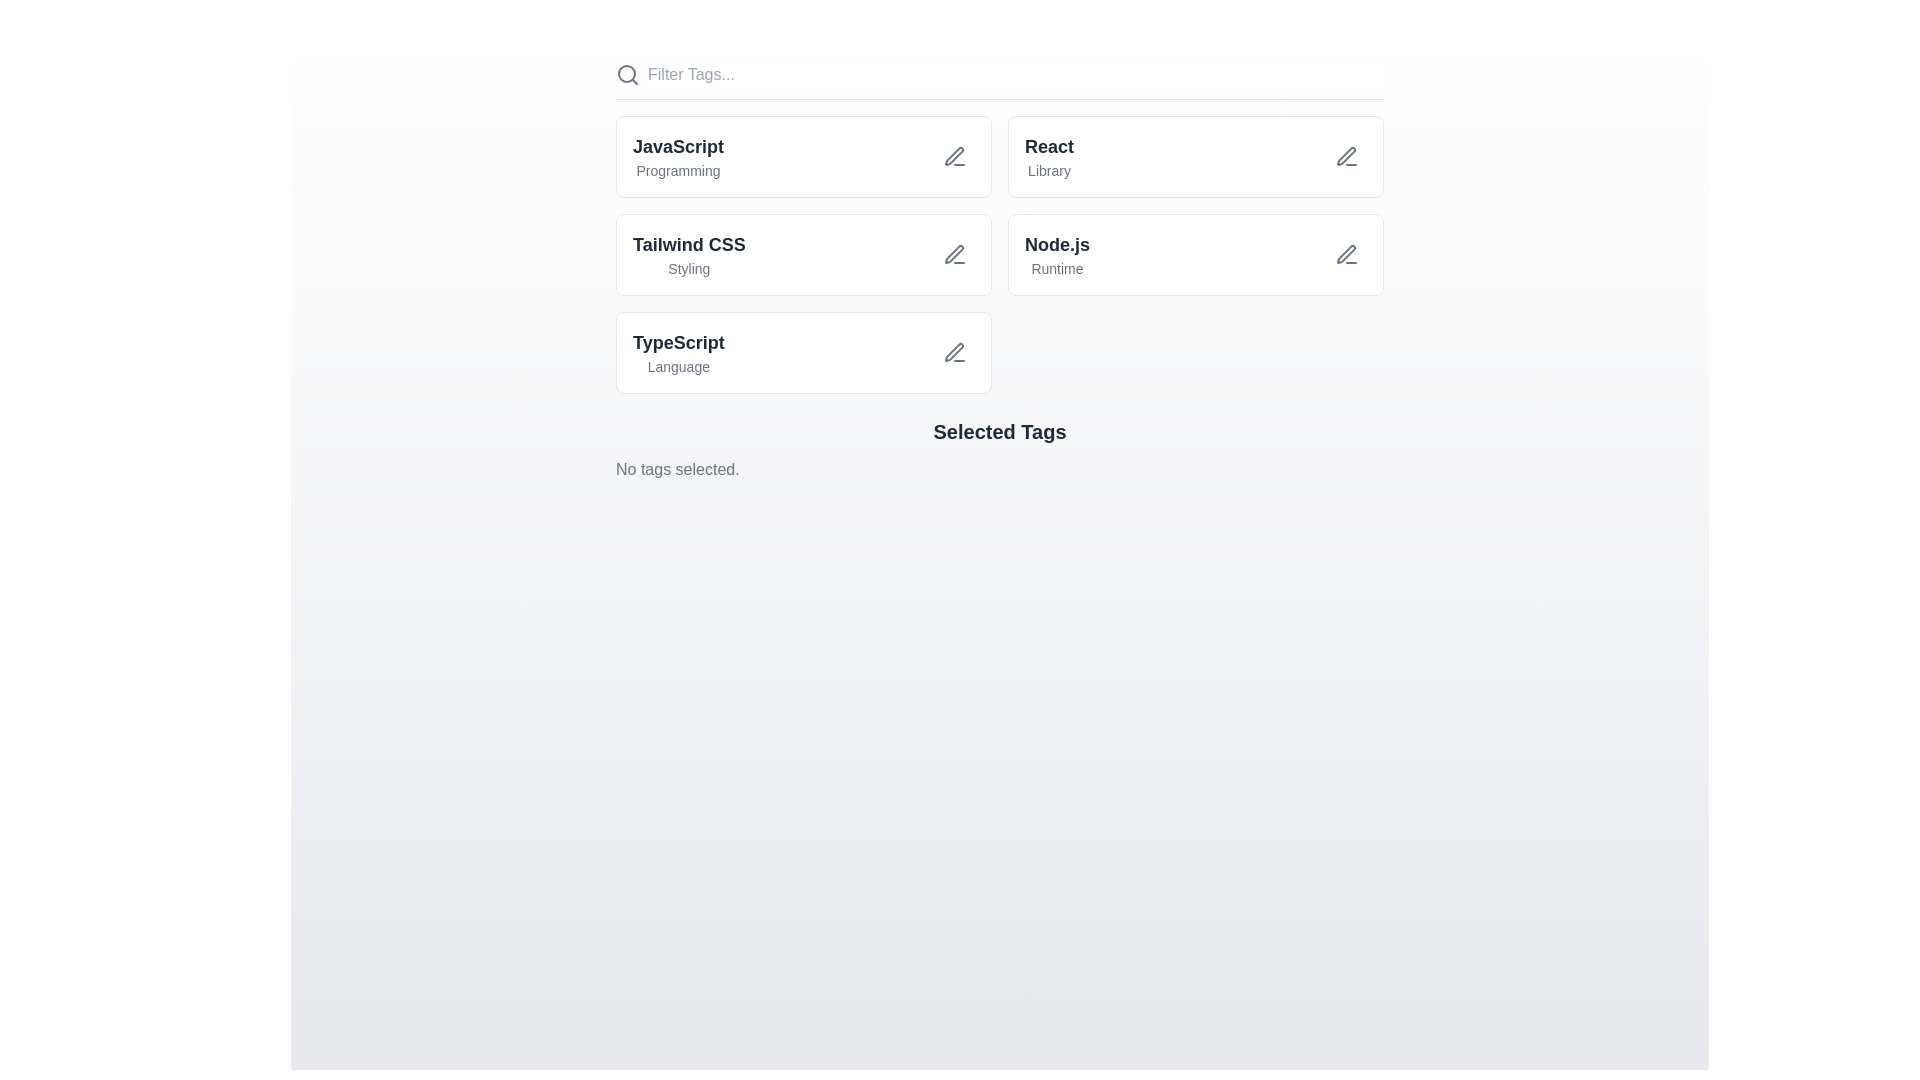 The height and width of the screenshot is (1080, 1920). What do you see at coordinates (678, 366) in the screenshot?
I see `the static text element that serves as a description or category label for the 'TypeScript' label above it` at bounding box center [678, 366].